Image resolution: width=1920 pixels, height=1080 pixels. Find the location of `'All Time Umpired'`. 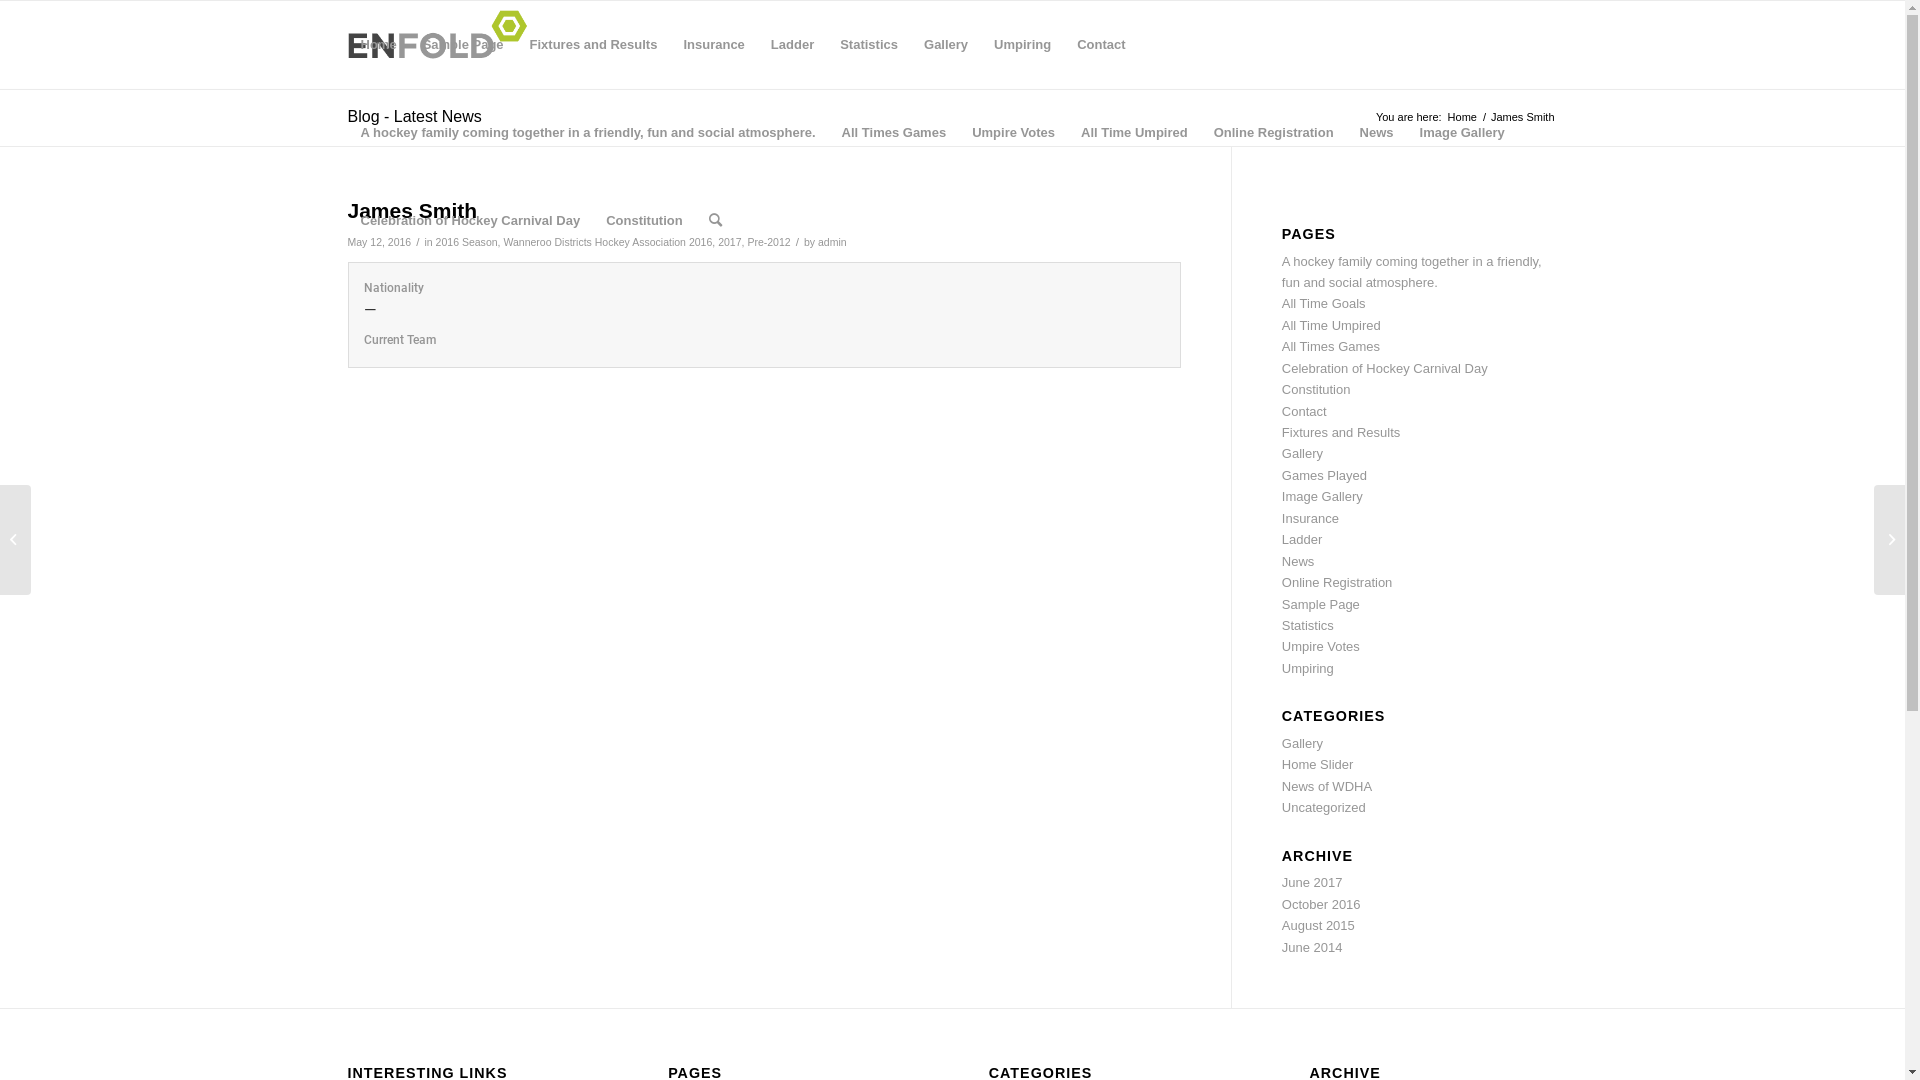

'All Time Umpired' is located at coordinates (1067, 132).